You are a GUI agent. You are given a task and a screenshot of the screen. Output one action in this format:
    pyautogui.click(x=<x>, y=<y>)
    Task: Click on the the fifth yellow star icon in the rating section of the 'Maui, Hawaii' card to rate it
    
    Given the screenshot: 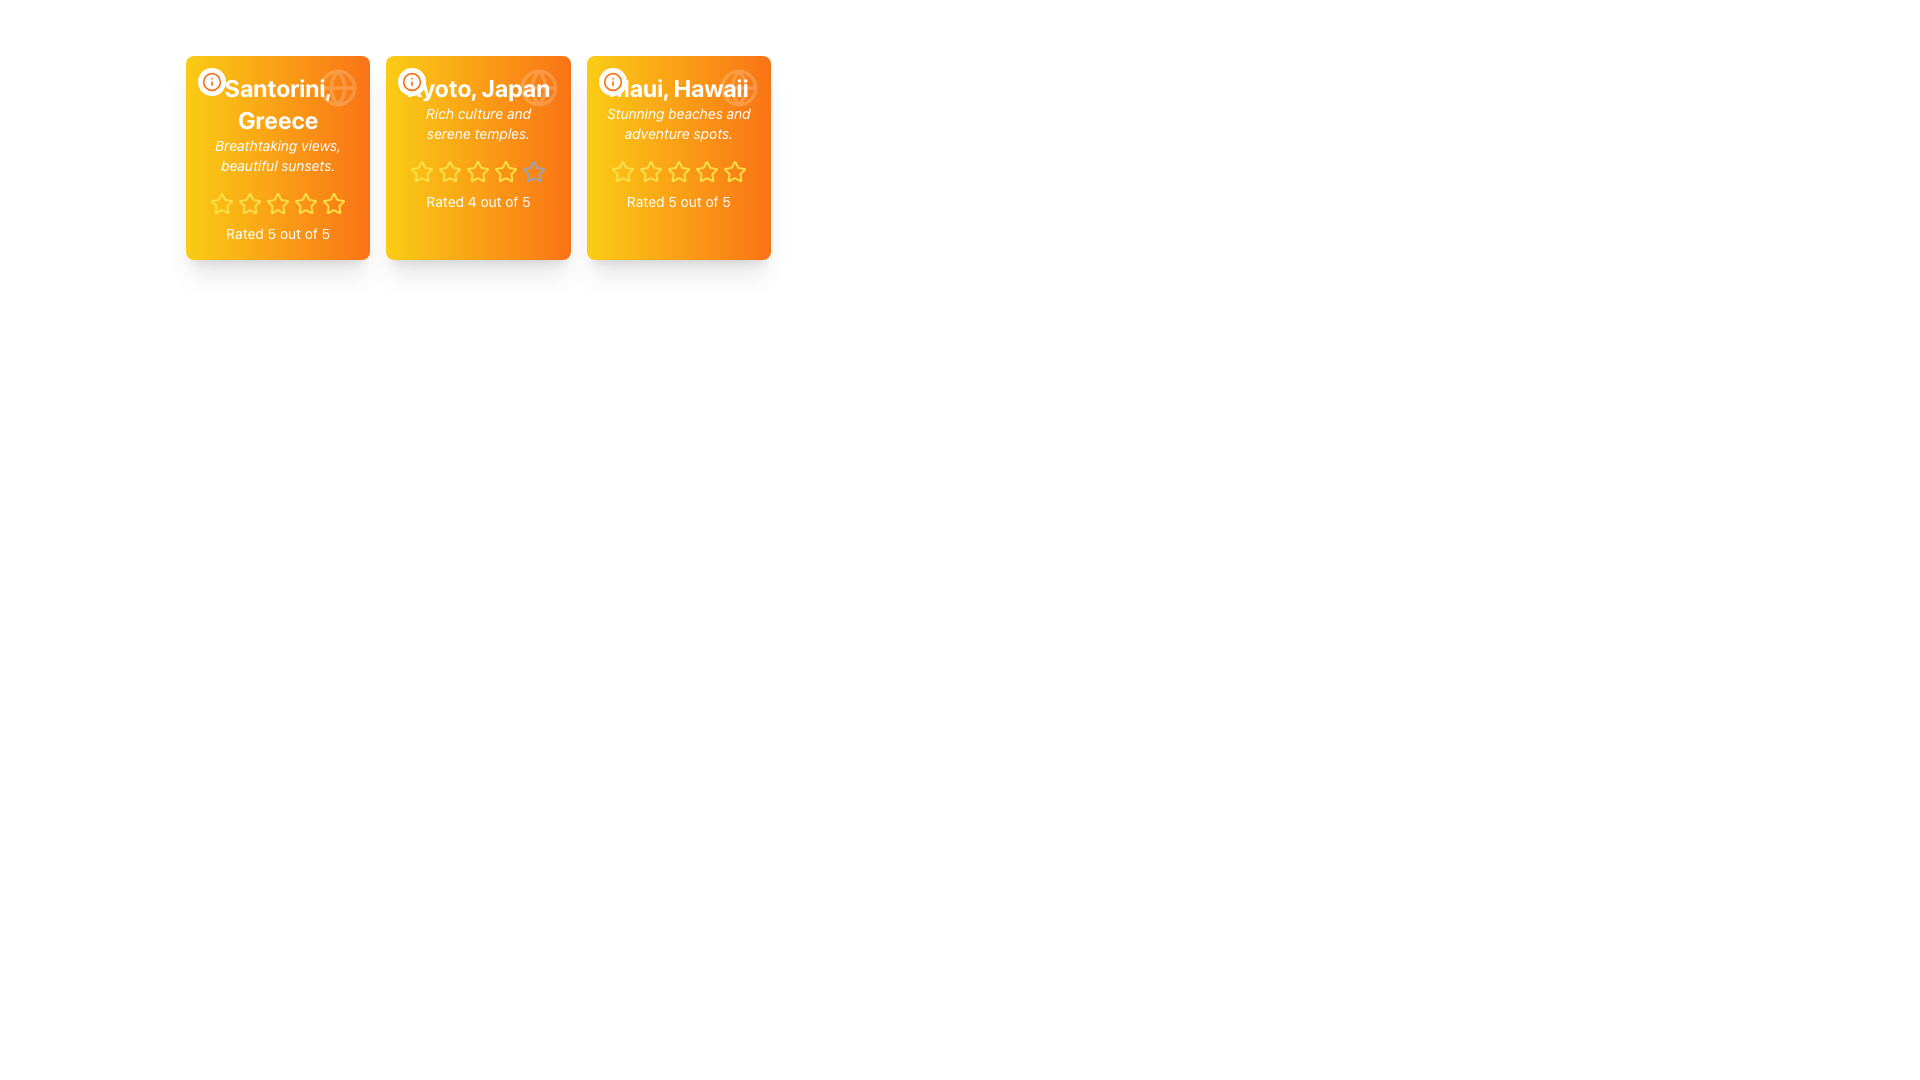 What is the action you would take?
    pyautogui.click(x=733, y=171)
    